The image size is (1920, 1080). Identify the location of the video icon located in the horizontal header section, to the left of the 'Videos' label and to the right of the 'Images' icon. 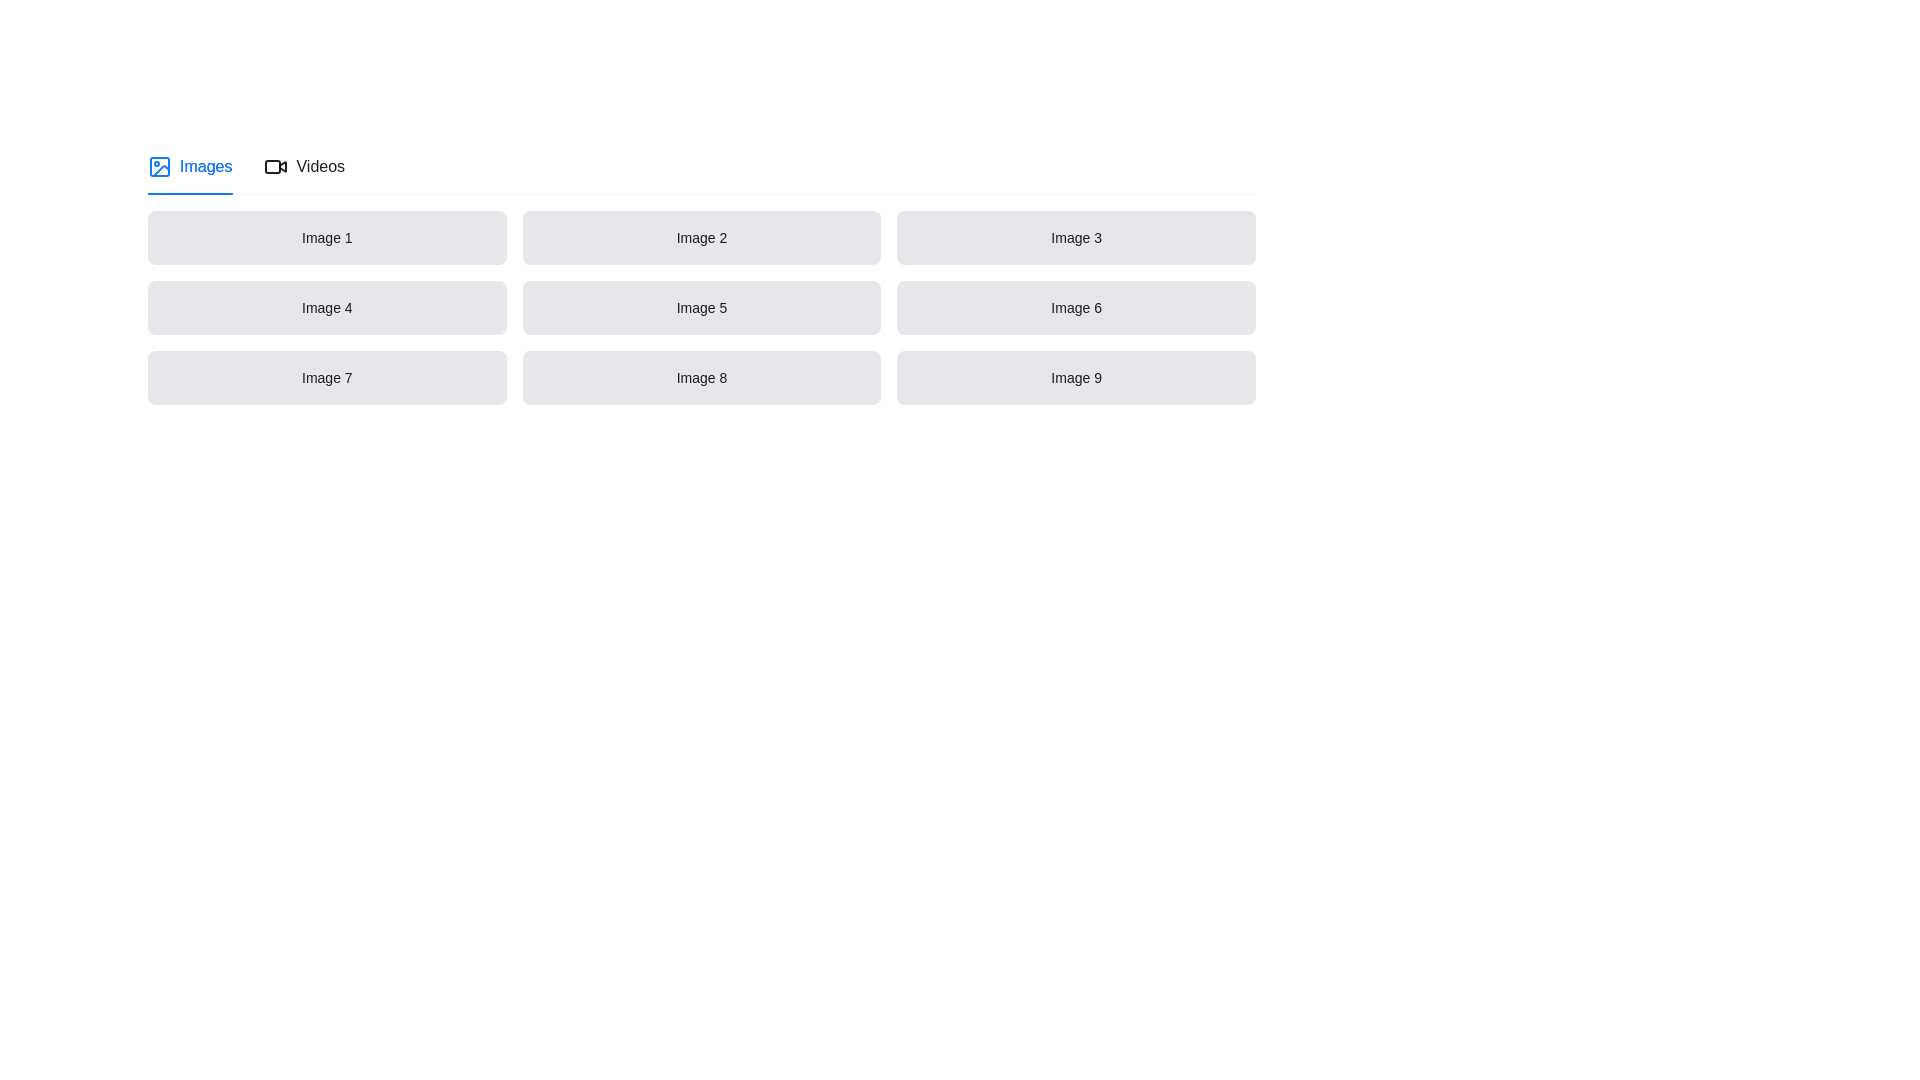
(275, 165).